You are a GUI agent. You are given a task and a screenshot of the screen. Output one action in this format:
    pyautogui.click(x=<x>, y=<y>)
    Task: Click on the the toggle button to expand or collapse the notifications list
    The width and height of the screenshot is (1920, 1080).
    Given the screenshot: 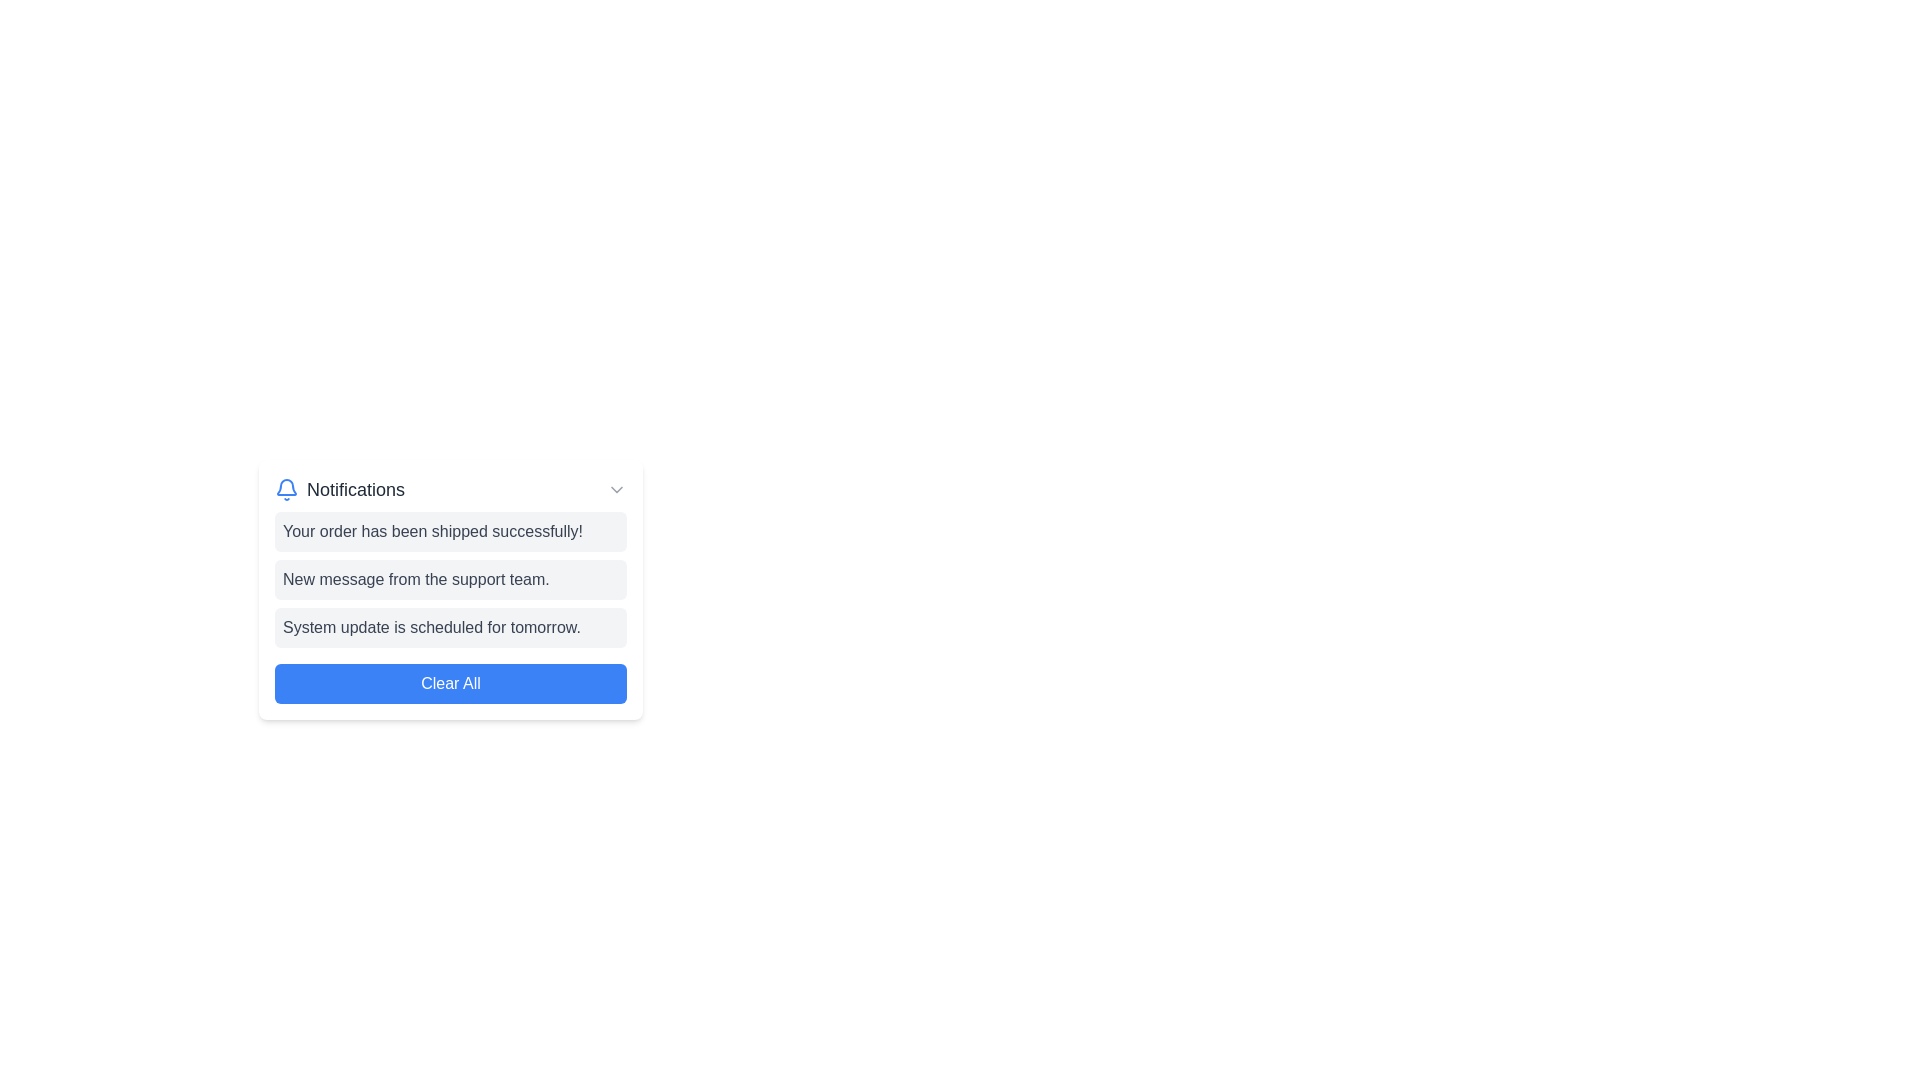 What is the action you would take?
    pyautogui.click(x=616, y=489)
    